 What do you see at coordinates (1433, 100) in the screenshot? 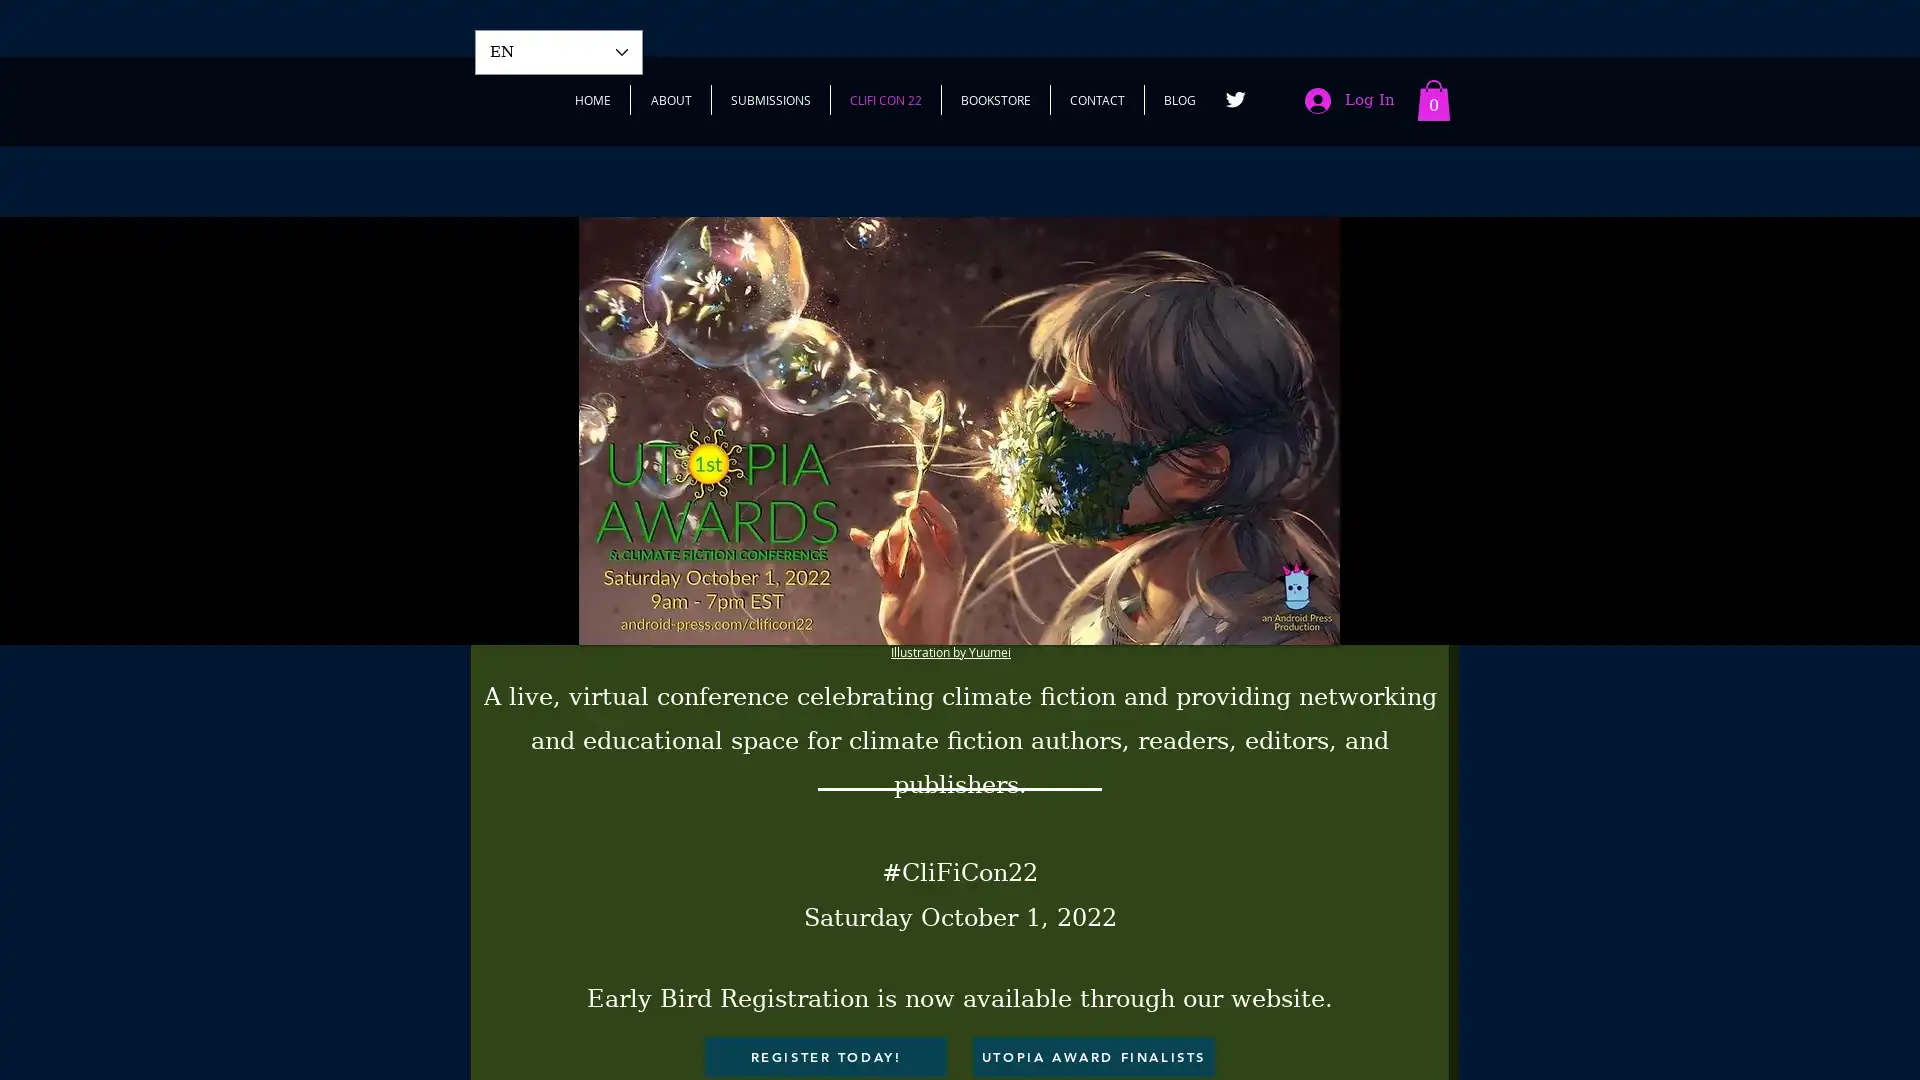
I see `Cart with 0 items` at bounding box center [1433, 100].